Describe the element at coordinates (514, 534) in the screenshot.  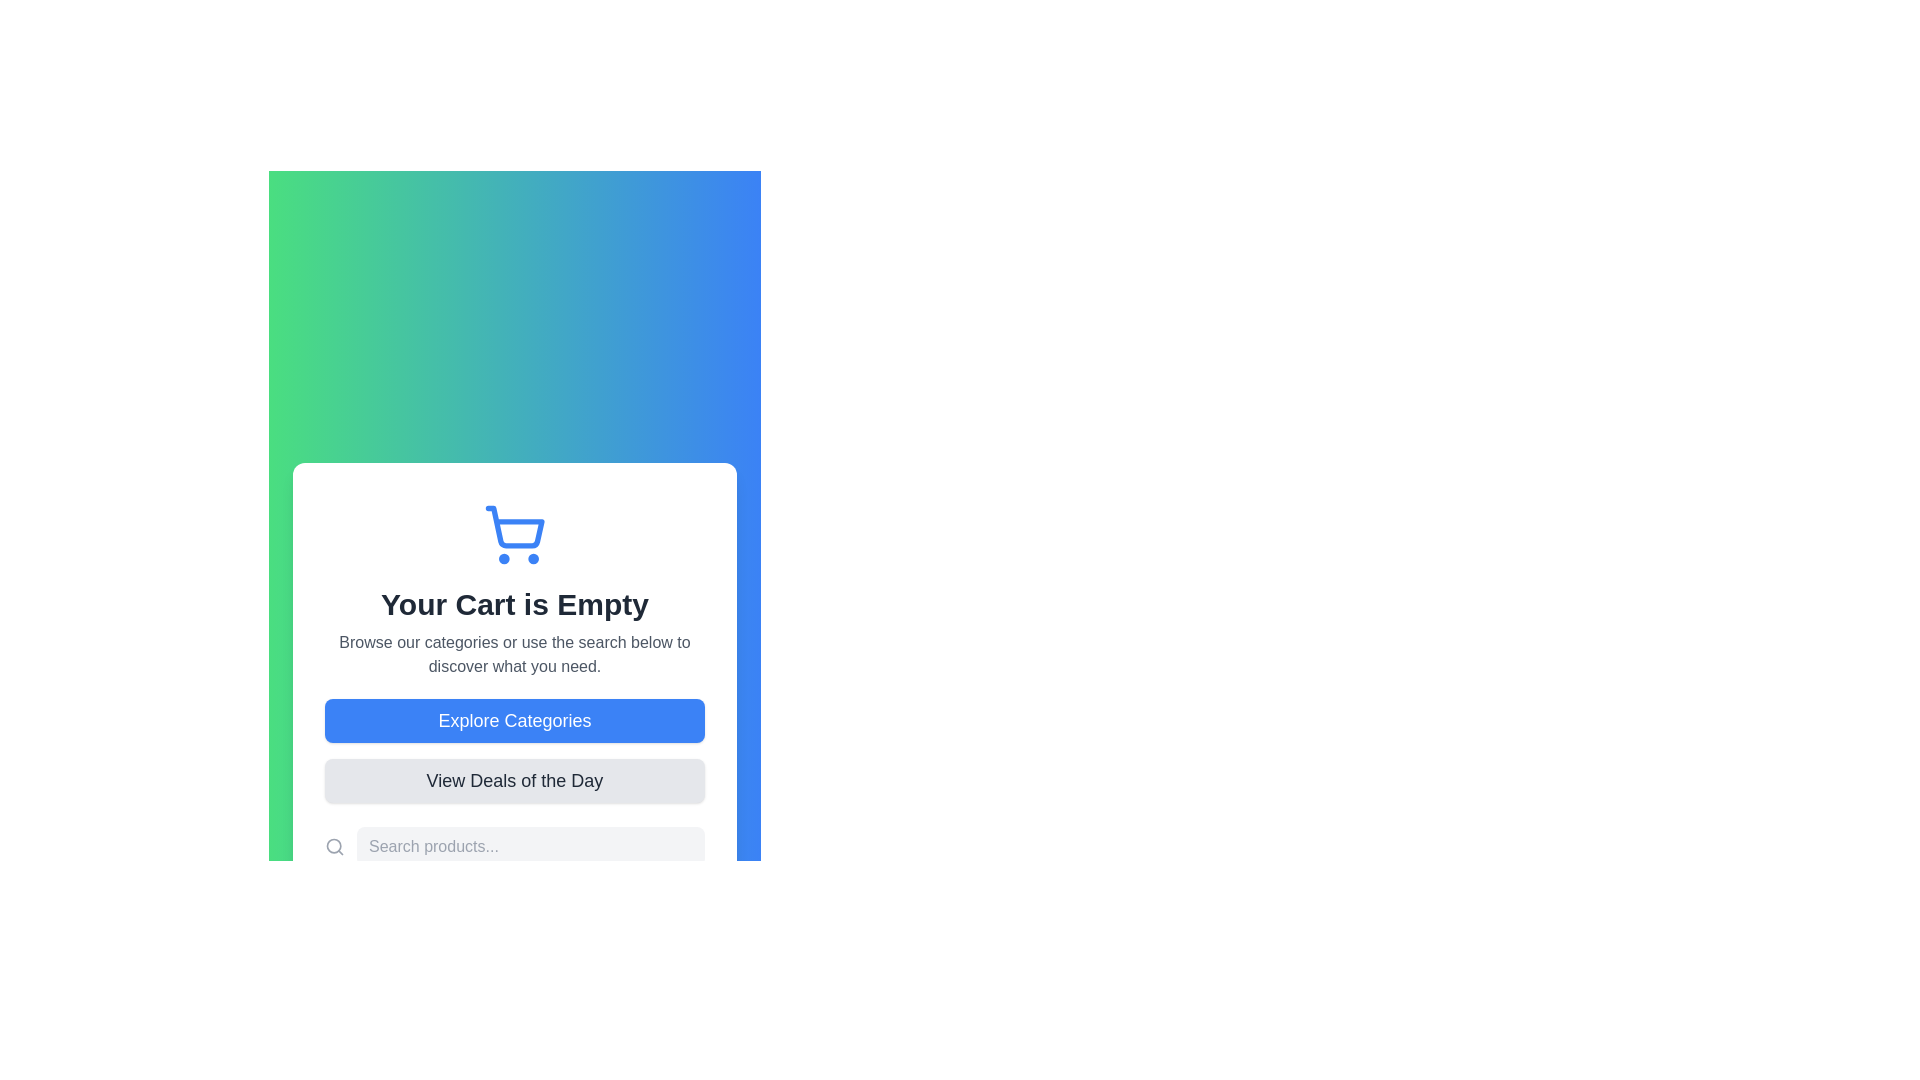
I see `the shopping cart icon, which is a modern outline style, blue in color, with circular wheels and a rectangular basket, located prominently in the upper-center of the section above the text 'Your Cart is Empty'` at that location.